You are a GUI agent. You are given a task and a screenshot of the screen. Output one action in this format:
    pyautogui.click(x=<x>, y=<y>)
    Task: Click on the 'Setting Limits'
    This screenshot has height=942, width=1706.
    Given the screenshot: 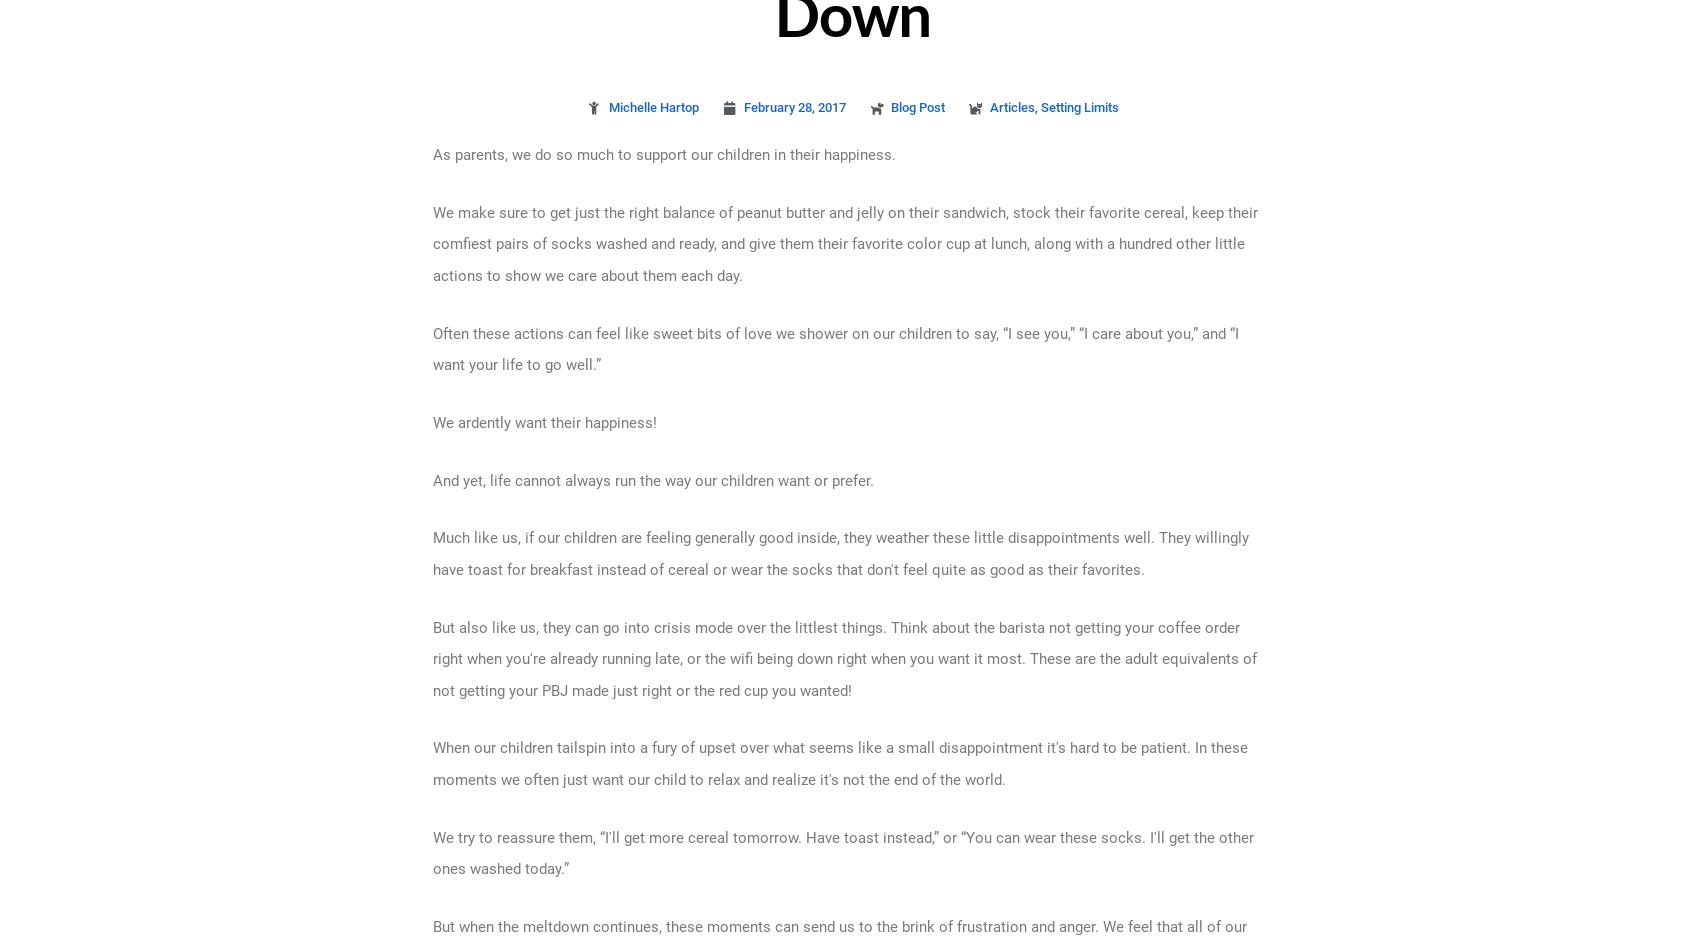 What is the action you would take?
    pyautogui.click(x=1079, y=107)
    